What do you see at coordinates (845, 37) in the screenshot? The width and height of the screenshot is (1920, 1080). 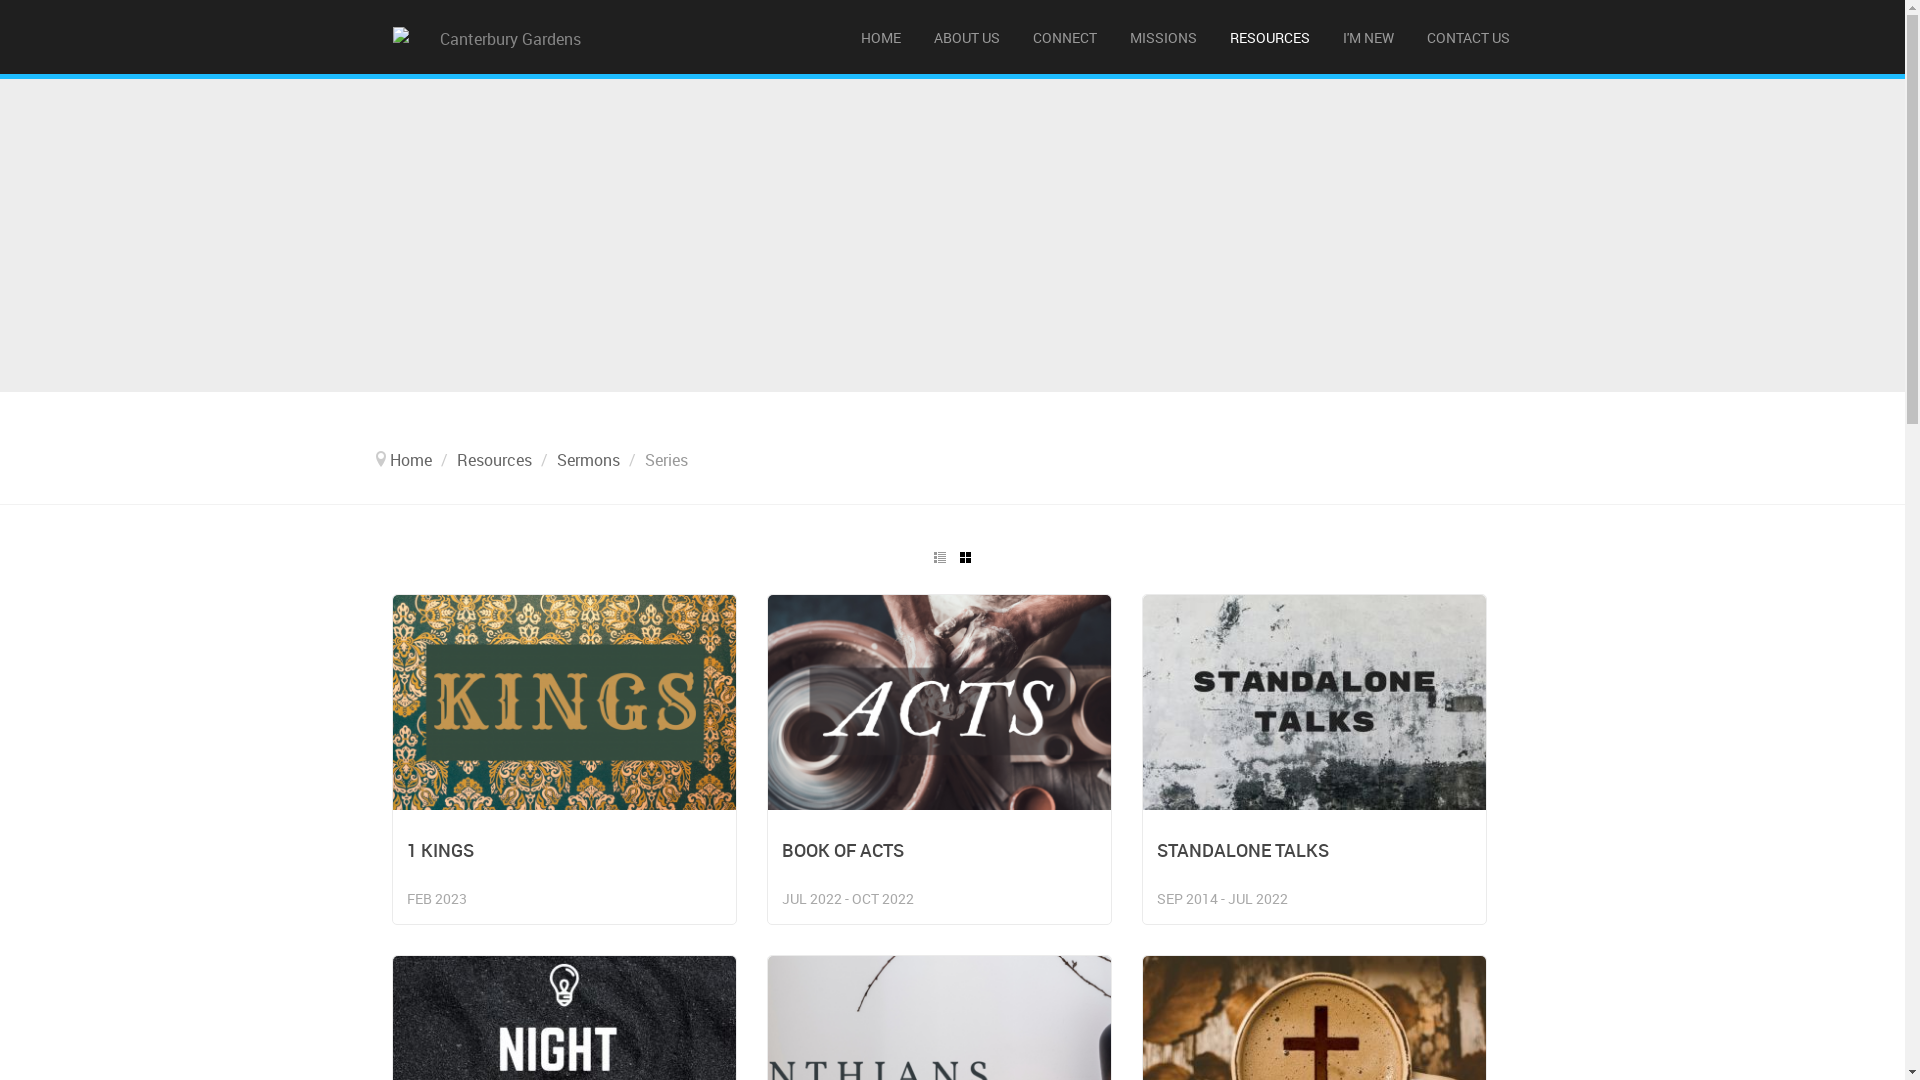 I see `'HOME'` at bounding box center [845, 37].